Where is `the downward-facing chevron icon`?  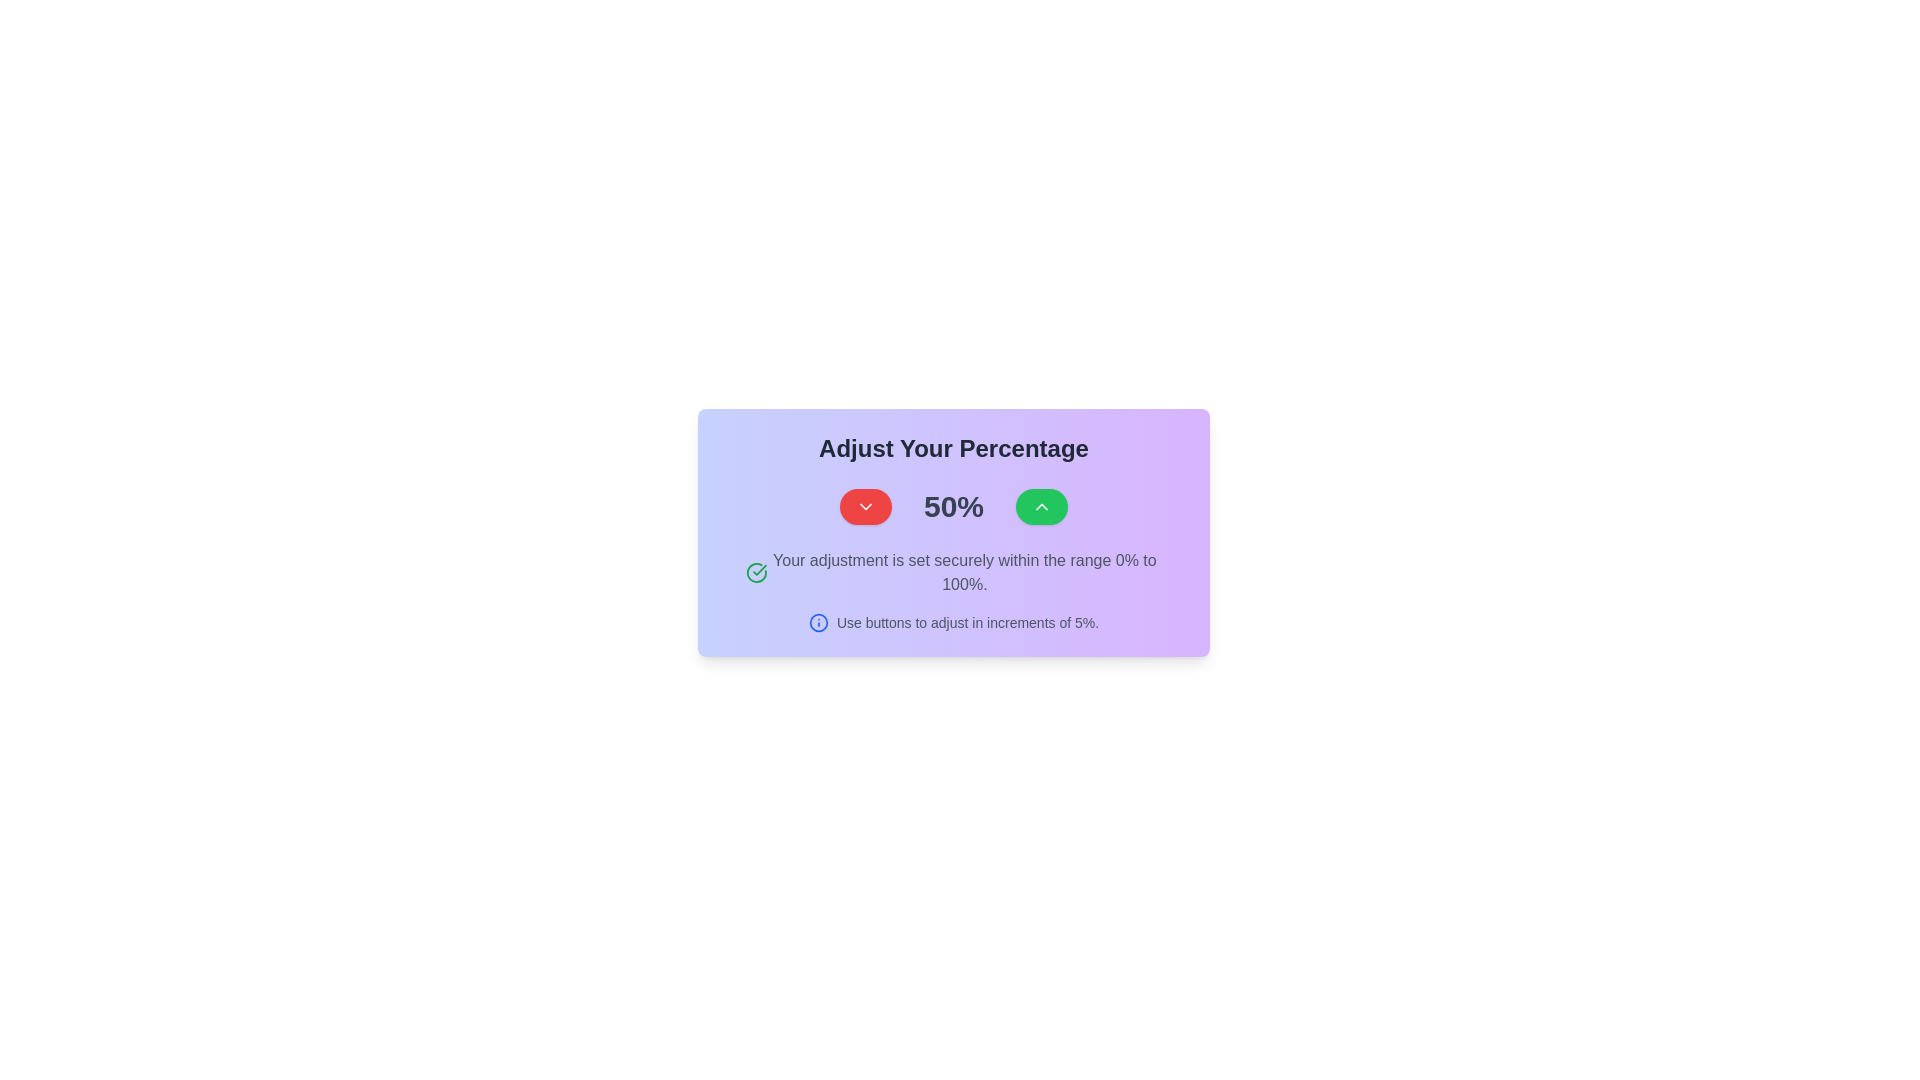
the downward-facing chevron icon is located at coordinates (865, 505).